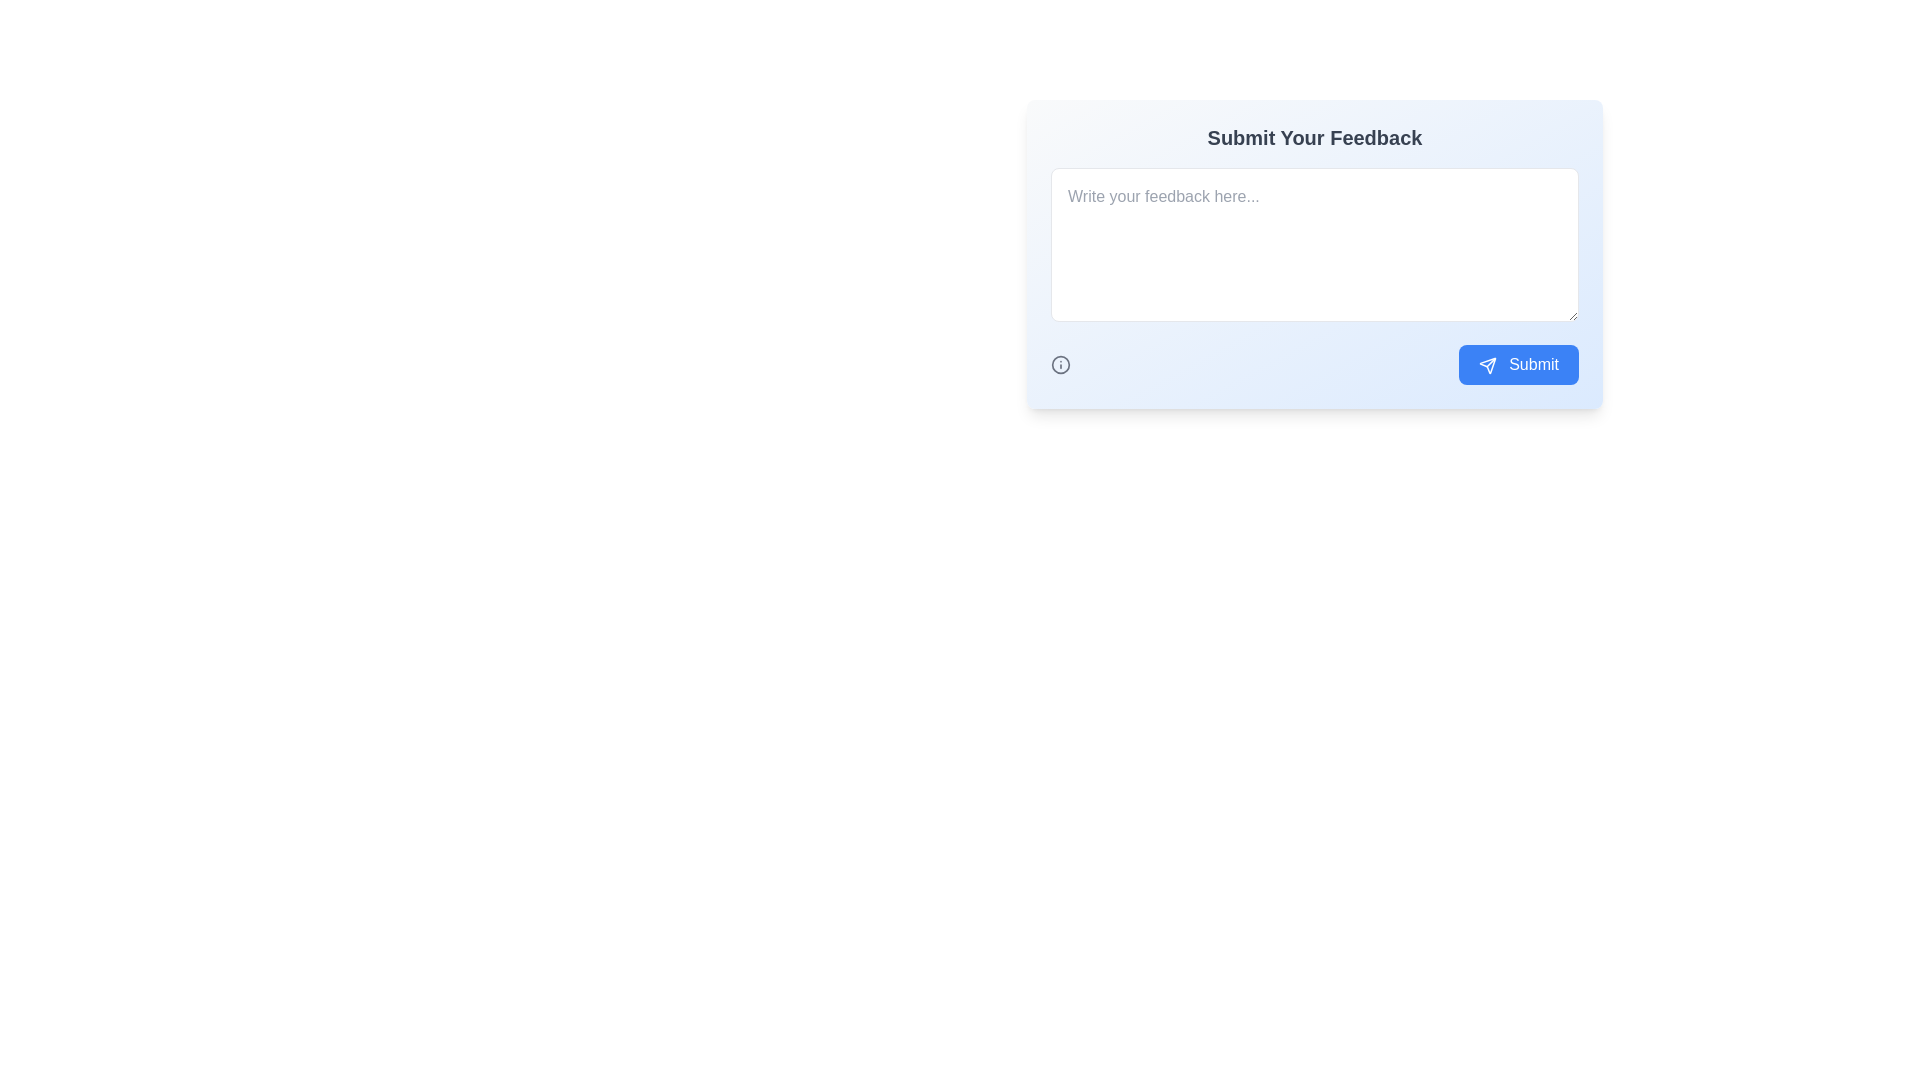 This screenshot has height=1080, width=1920. What do you see at coordinates (1487, 365) in the screenshot?
I see `the 'send' or 'submit' icon located to the left of the 'Submit' text within the blue button at the lower right corner of the feedback submission interface` at bounding box center [1487, 365].